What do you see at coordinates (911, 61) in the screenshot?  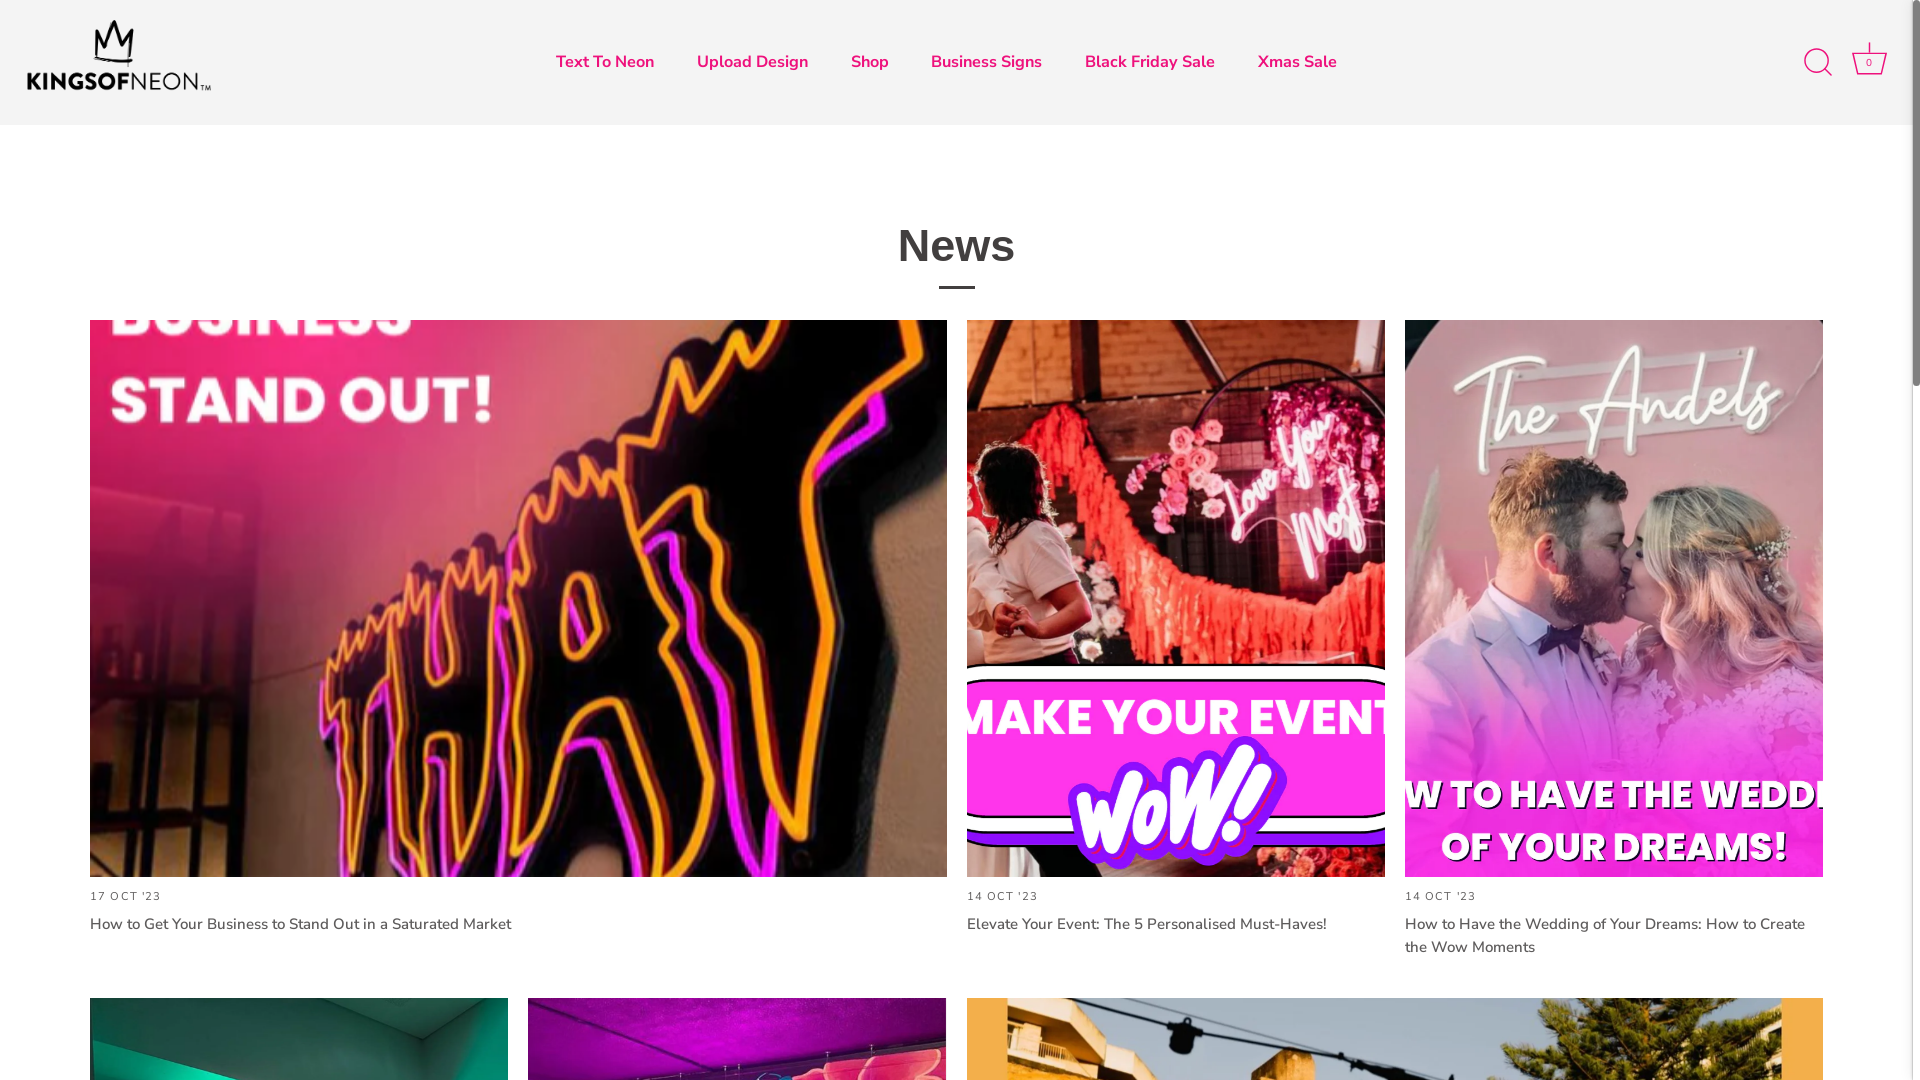 I see `'Business Signs'` at bounding box center [911, 61].